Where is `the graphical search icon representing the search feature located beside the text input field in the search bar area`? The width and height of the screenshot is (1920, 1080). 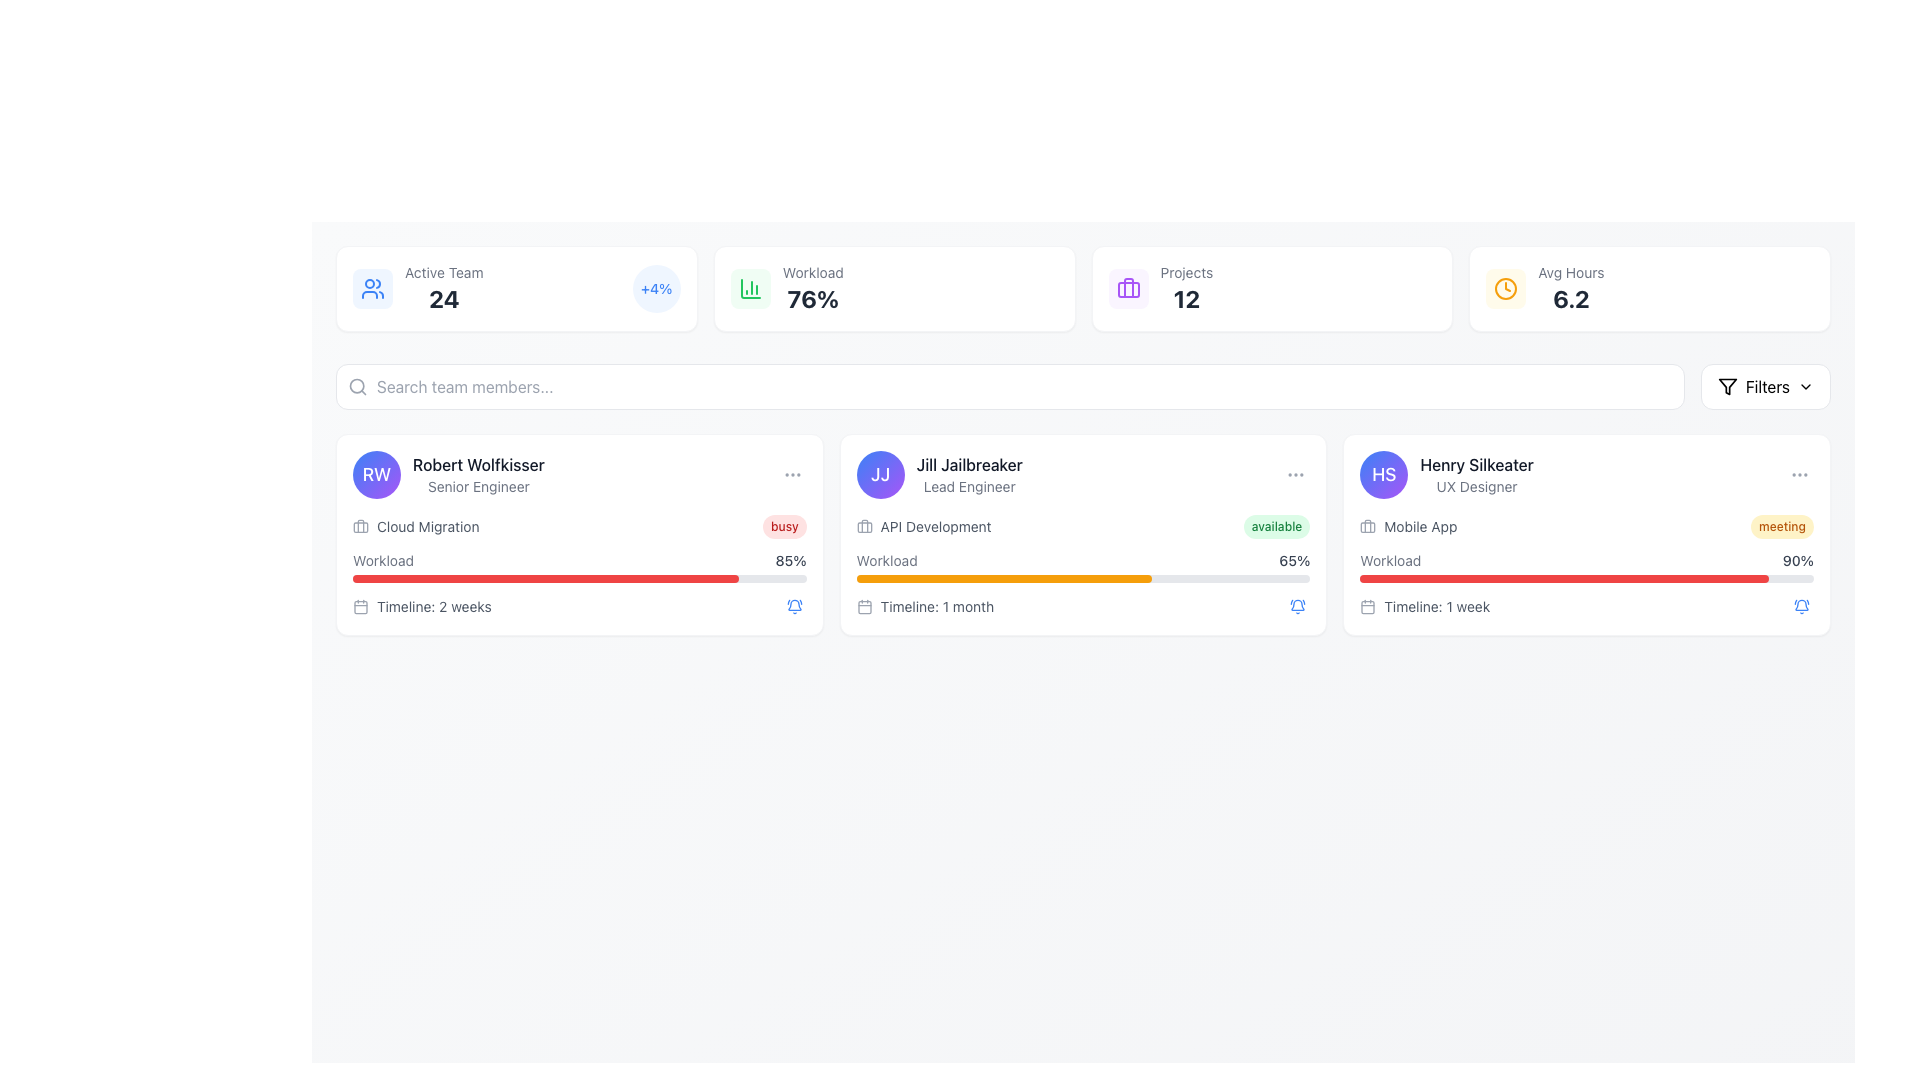
the graphical search icon representing the search feature located beside the text input field in the search bar area is located at coordinates (358, 386).